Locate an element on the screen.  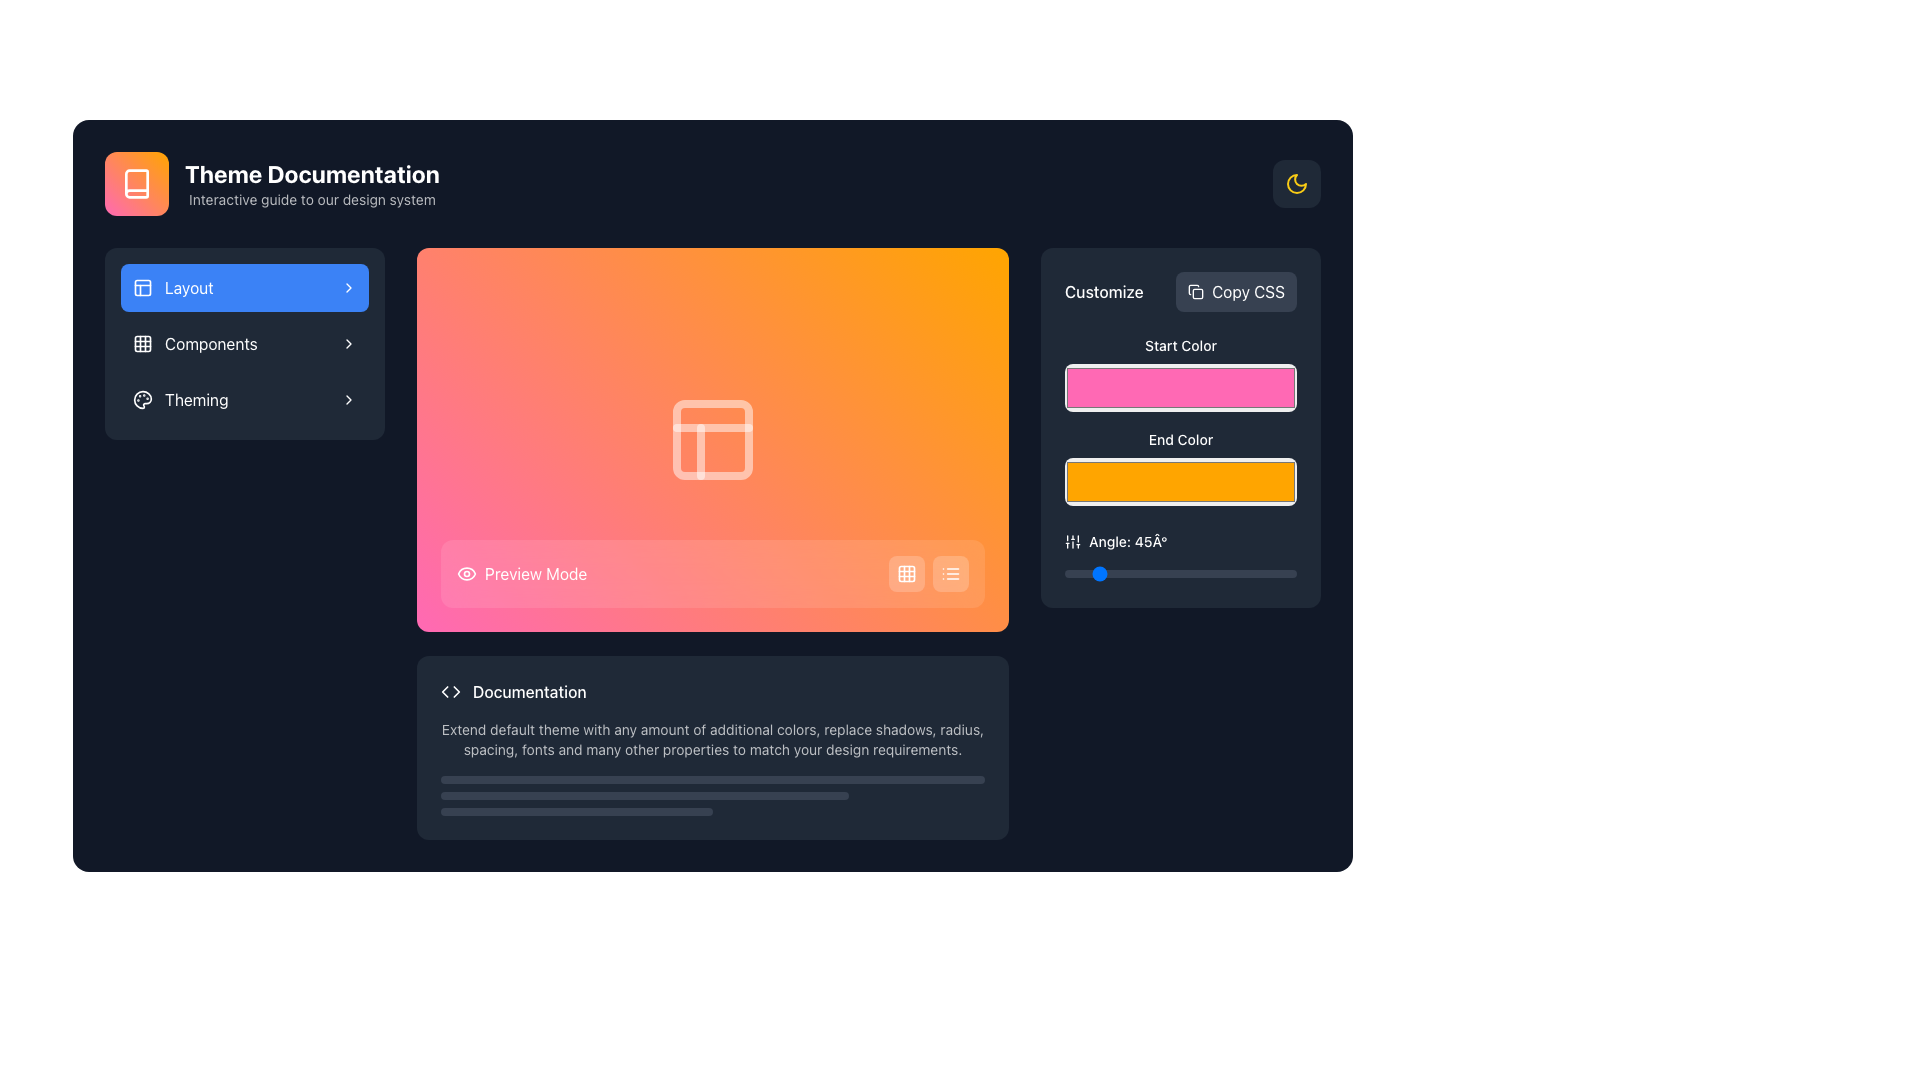
the grid icon resembling a modern outline design, located to the left of the 'Components' label in the left-hand navigation panel is located at coordinates (142, 342).